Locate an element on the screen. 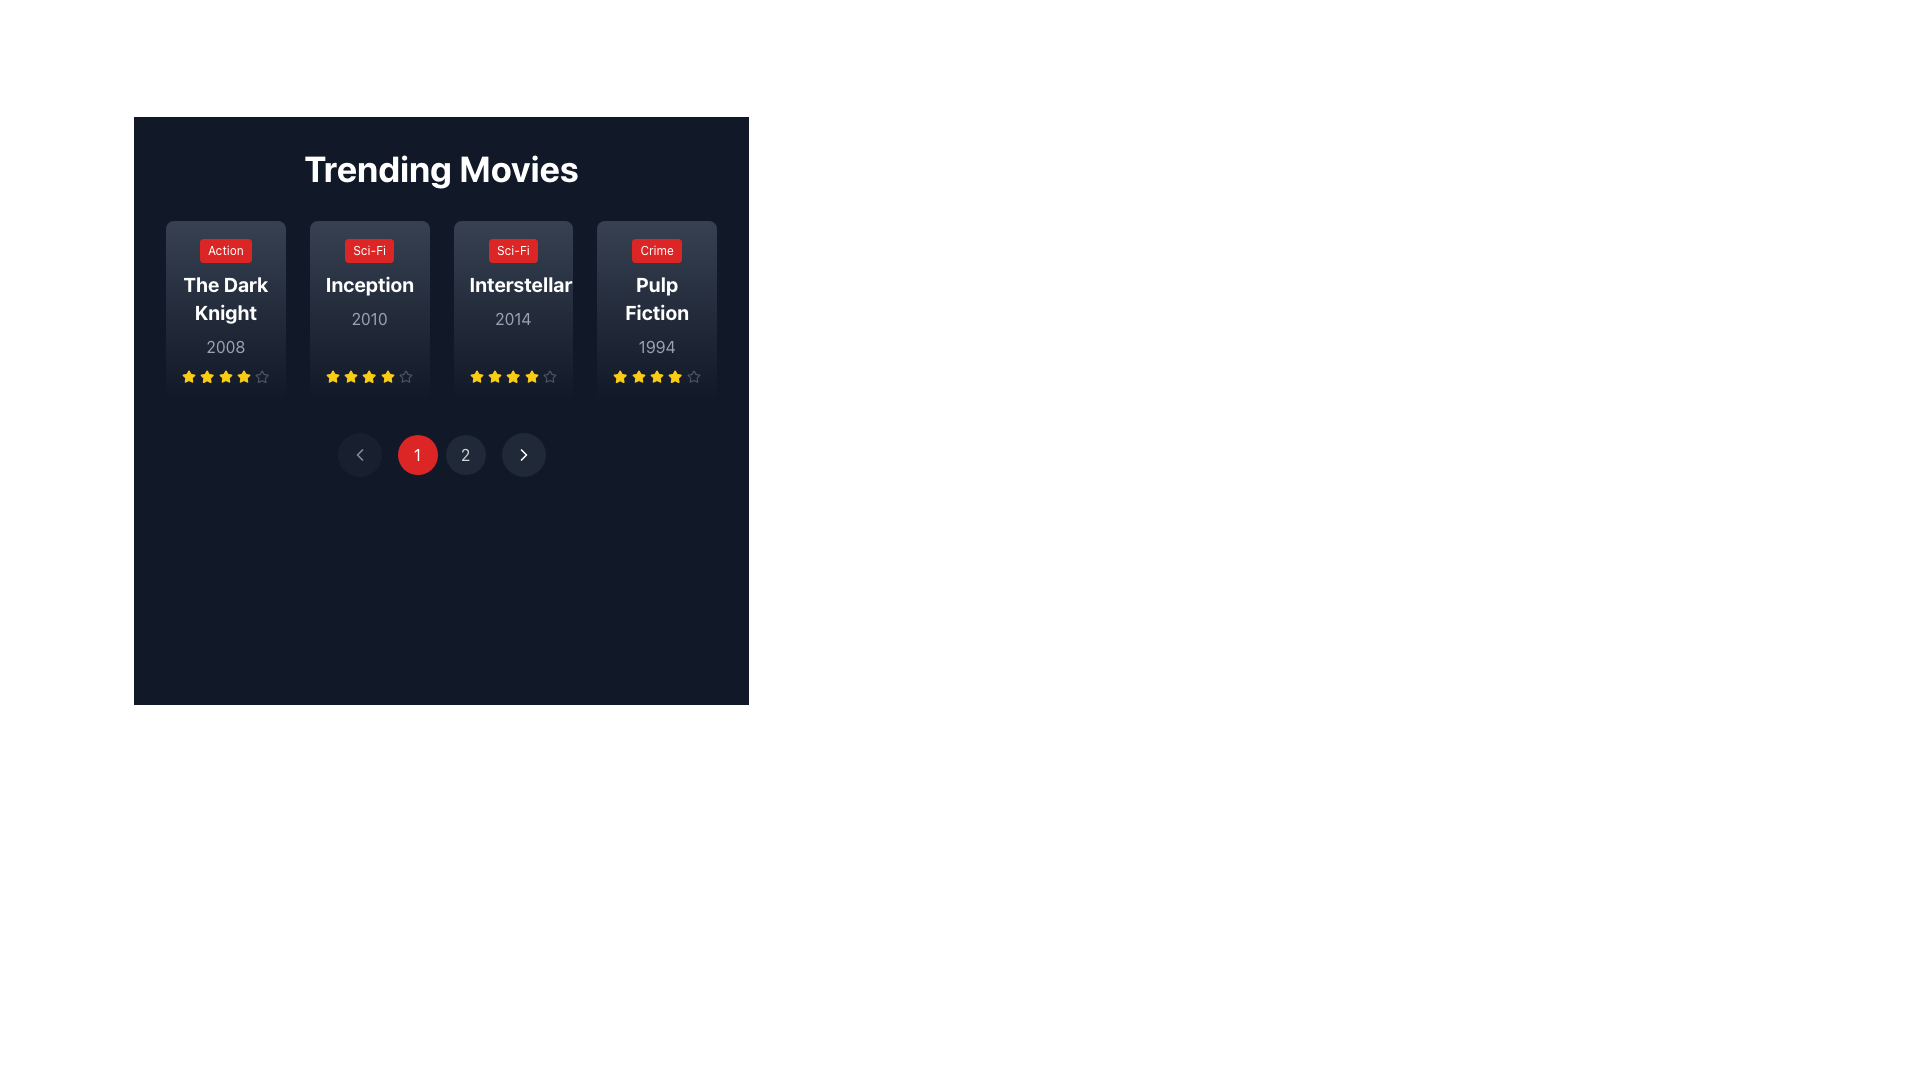  the fourth star in the five-star rating system for the 'Pulp Fiction' movie card using accessibility tools is located at coordinates (657, 375).